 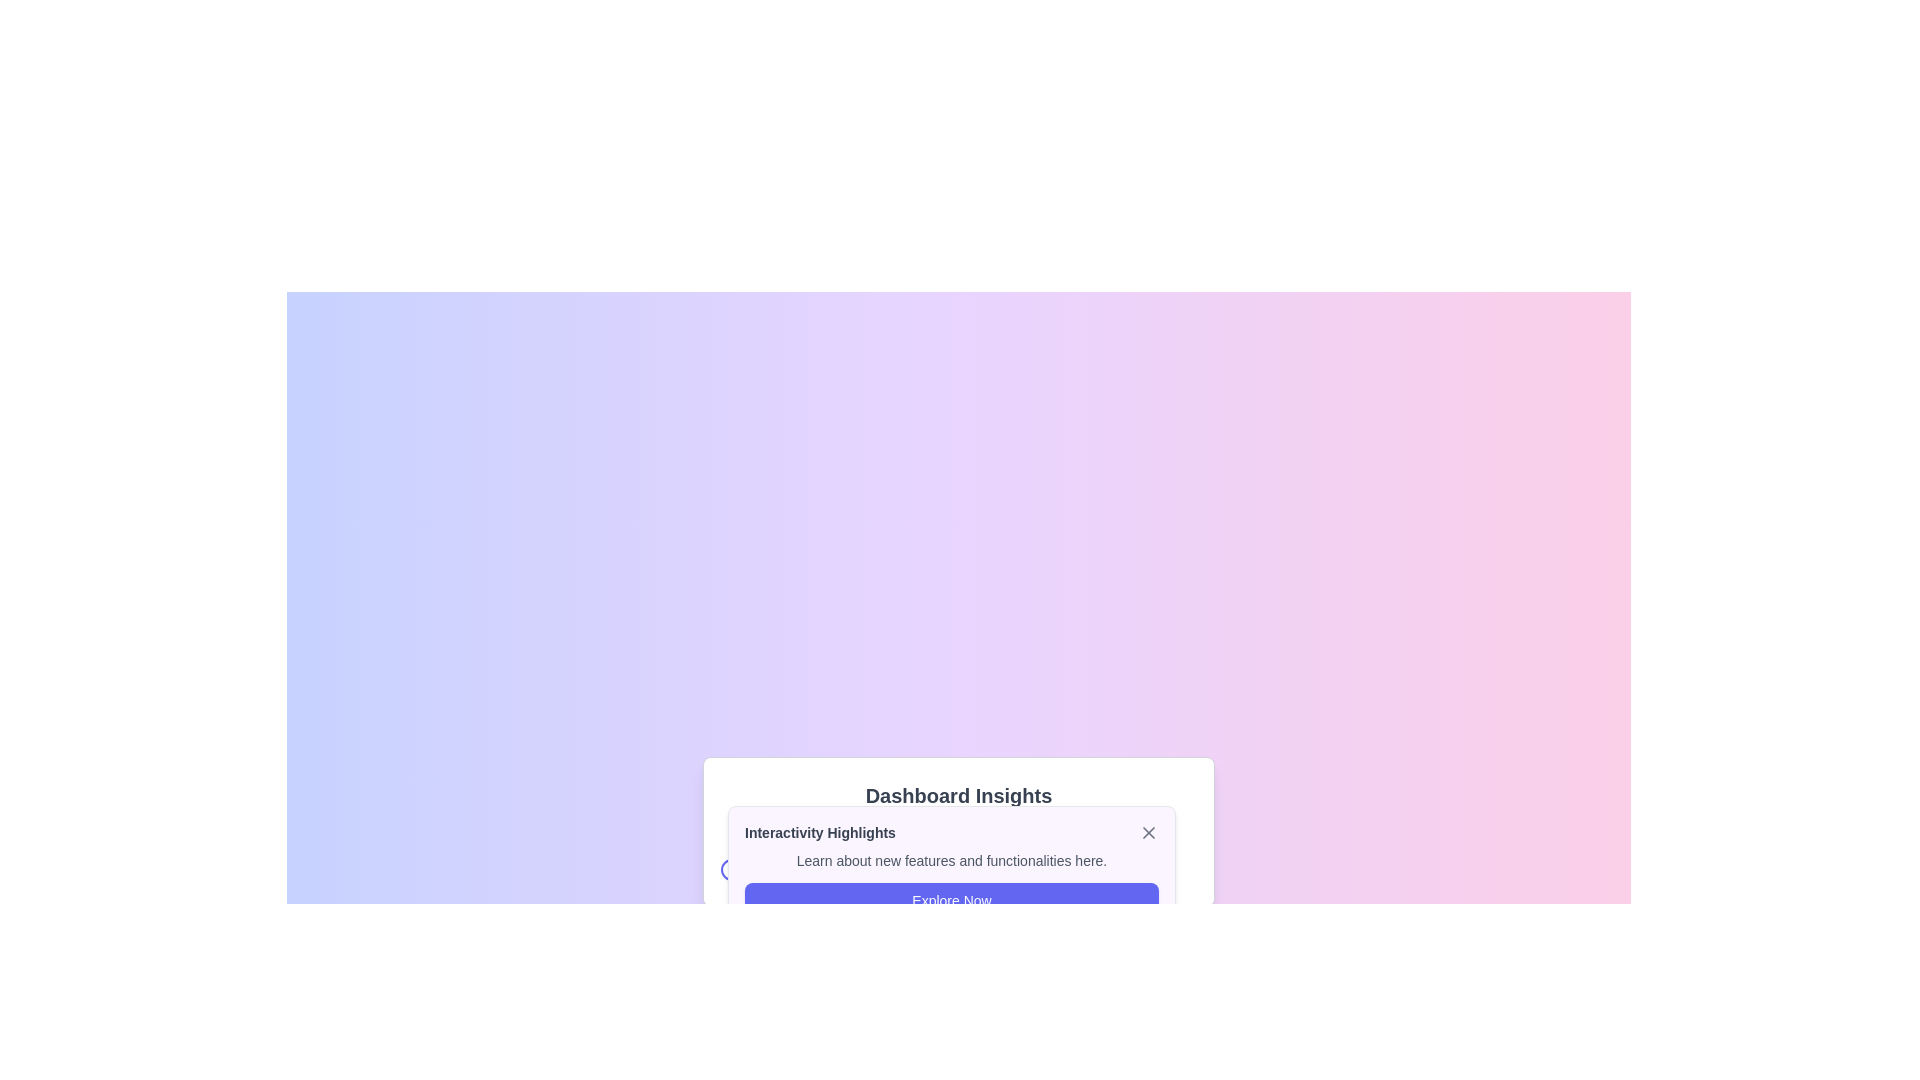 What do you see at coordinates (820, 833) in the screenshot?
I see `the 'Interactivity Highlights' label, which is styled with a small, bold font in gray and serves as a section heading in the pop-up interface` at bounding box center [820, 833].